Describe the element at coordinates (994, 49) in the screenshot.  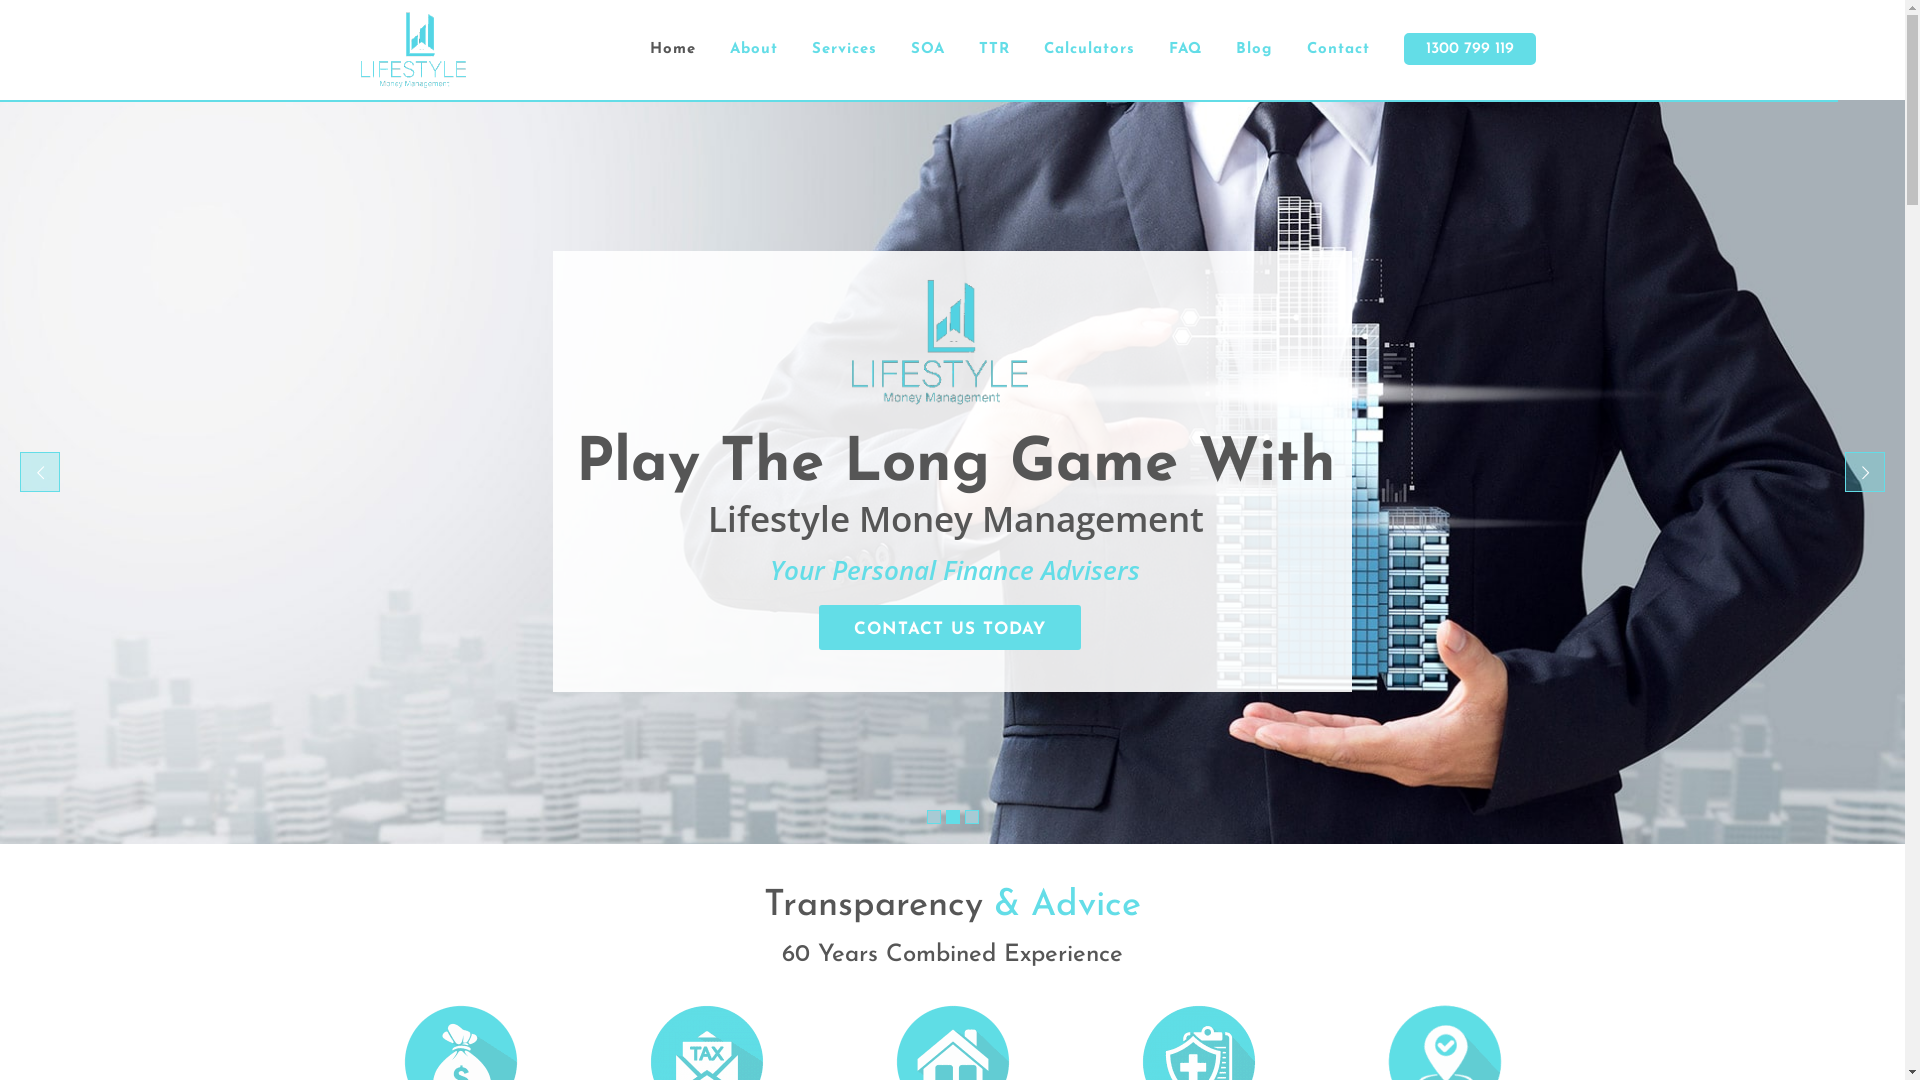
I see `'TTR'` at that location.